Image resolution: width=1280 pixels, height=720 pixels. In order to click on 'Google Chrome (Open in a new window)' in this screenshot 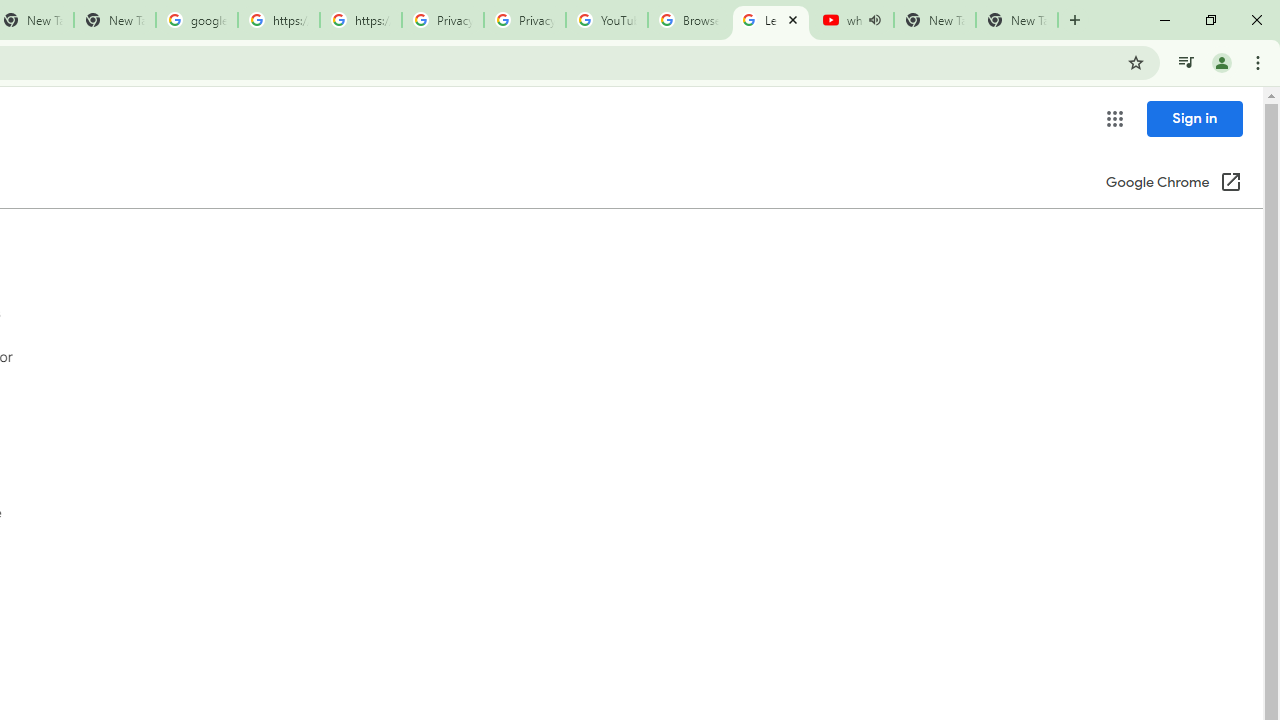, I will do `click(1173, 183)`.